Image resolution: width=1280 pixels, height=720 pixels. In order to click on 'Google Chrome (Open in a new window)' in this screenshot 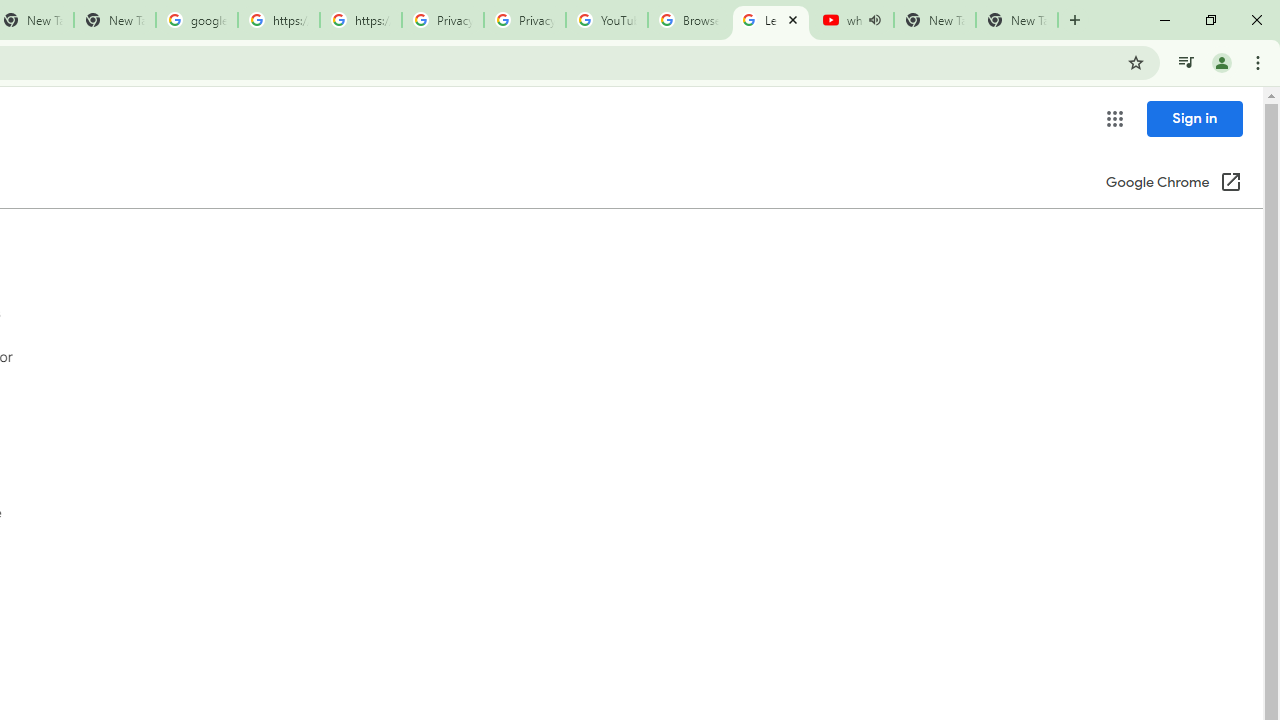, I will do `click(1173, 183)`.